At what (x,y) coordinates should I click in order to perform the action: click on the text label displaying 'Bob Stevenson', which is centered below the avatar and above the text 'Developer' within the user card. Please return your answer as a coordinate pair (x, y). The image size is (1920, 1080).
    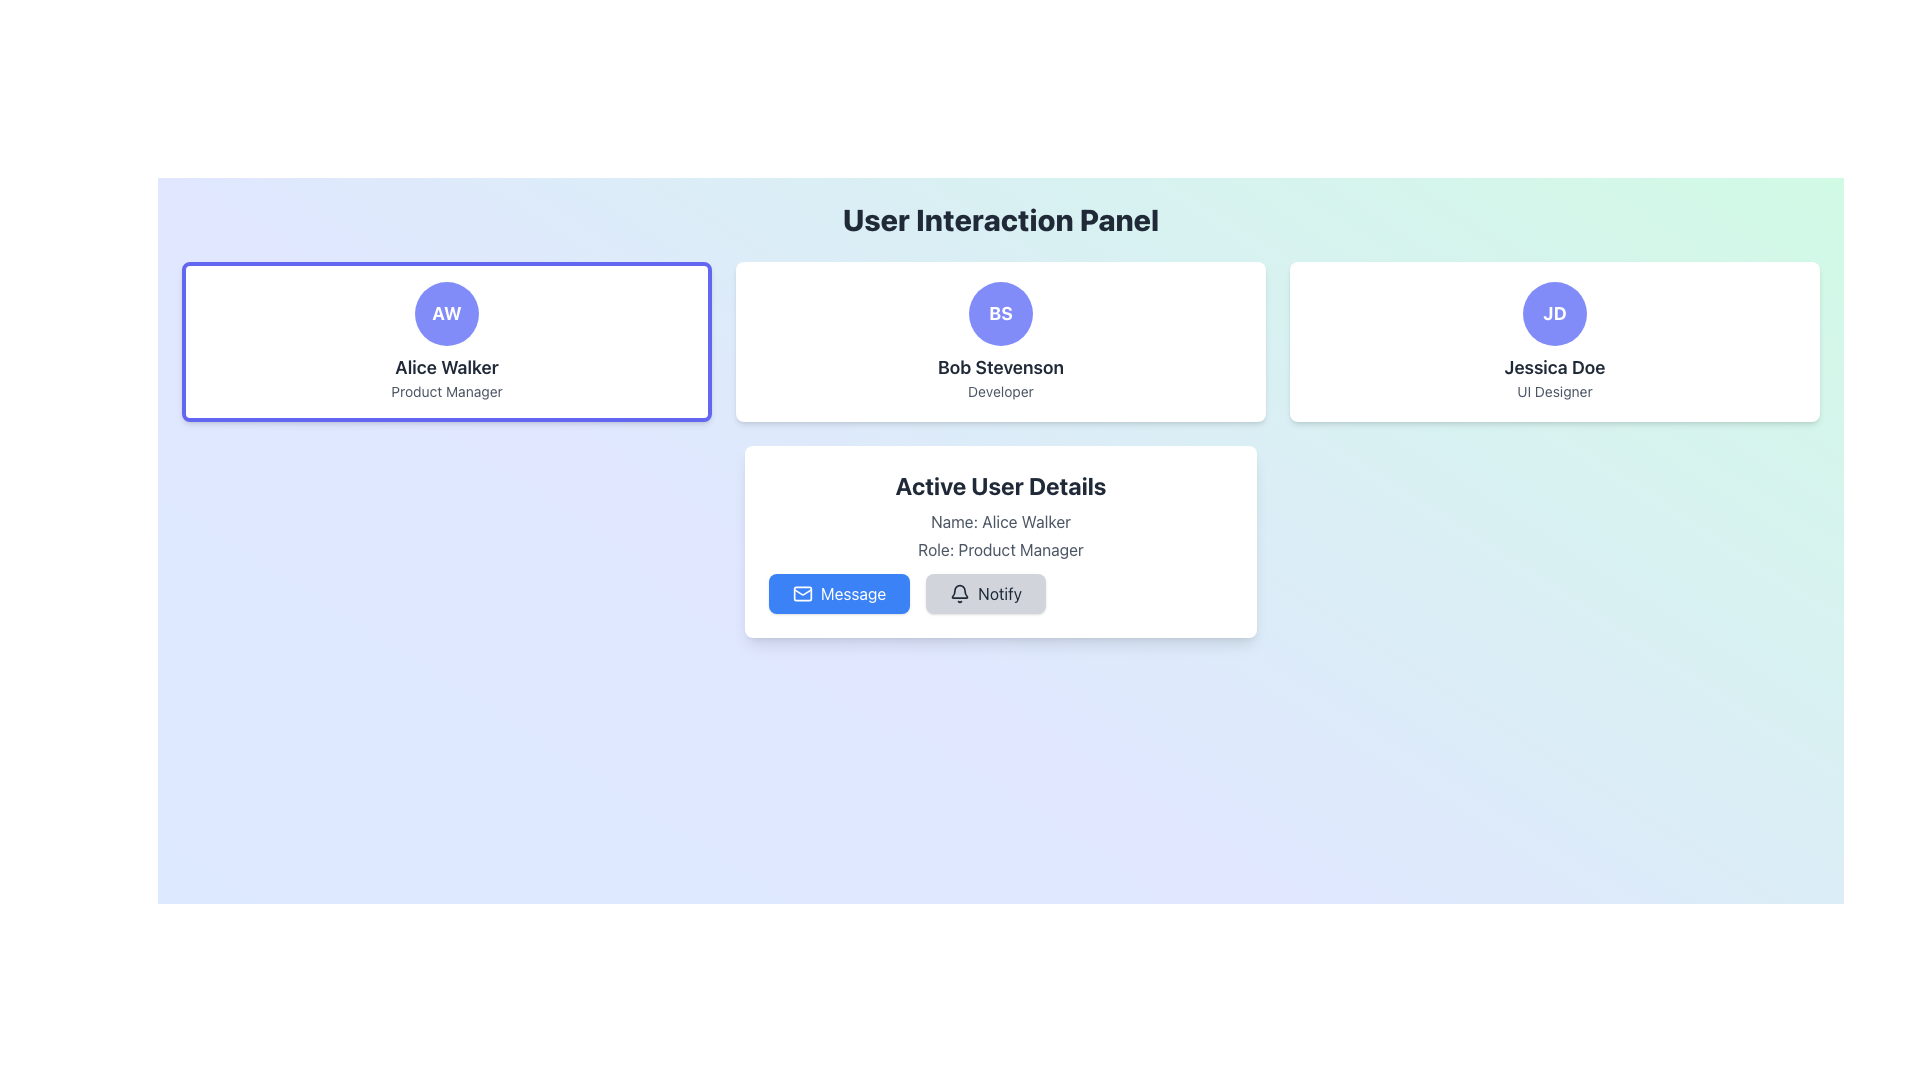
    Looking at the image, I should click on (1001, 367).